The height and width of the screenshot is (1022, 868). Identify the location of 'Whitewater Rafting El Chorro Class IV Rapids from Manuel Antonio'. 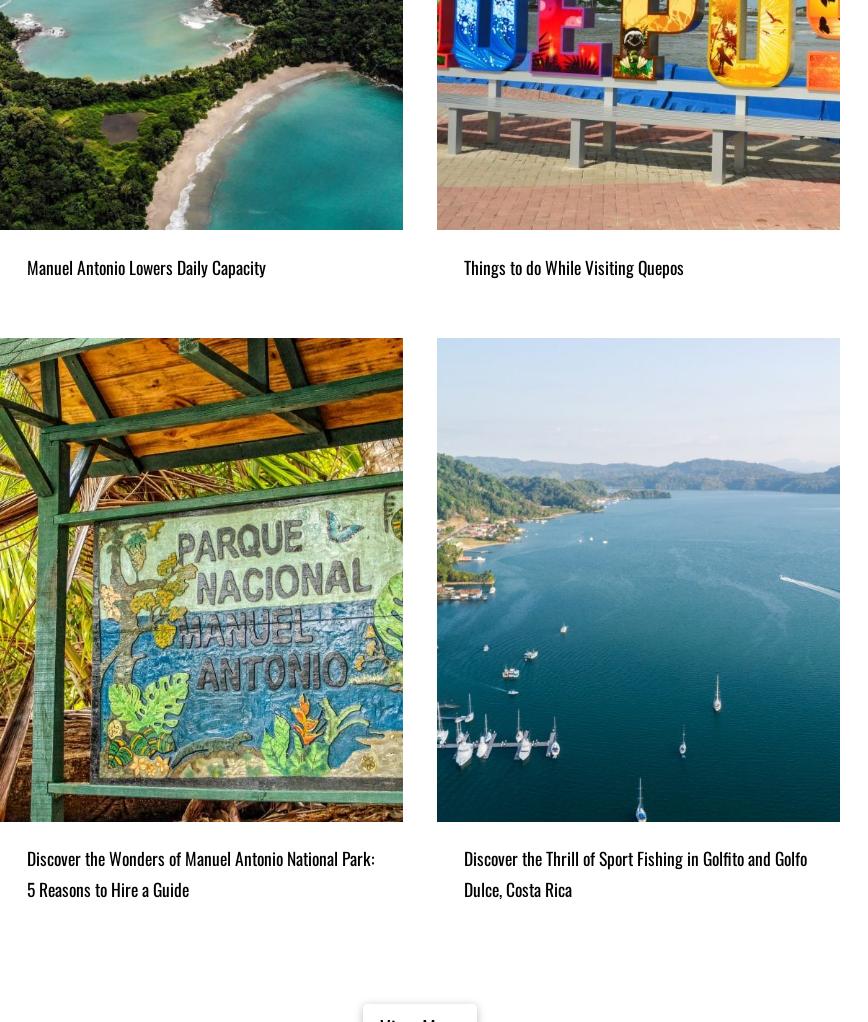
(65, 779).